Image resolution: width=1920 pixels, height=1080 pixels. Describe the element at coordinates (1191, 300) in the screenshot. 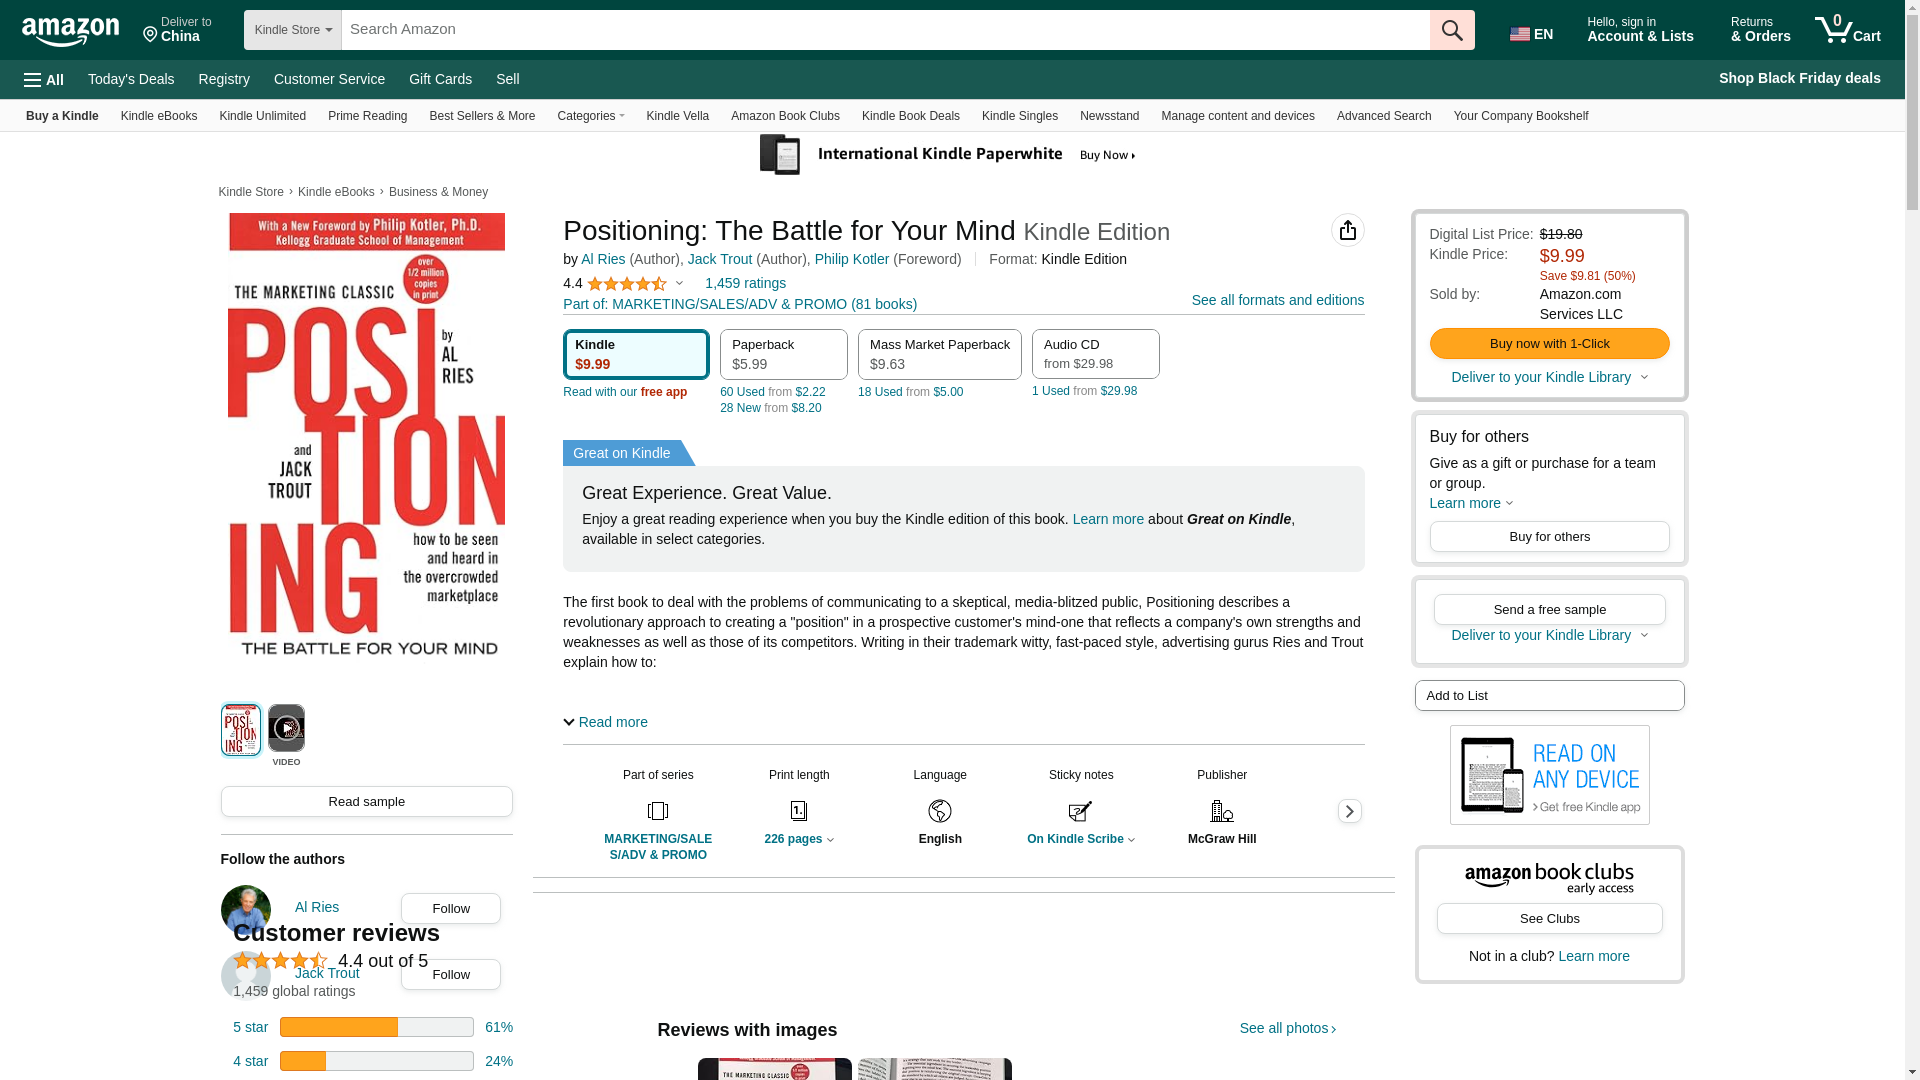

I see `'See all formats and editions'` at that location.